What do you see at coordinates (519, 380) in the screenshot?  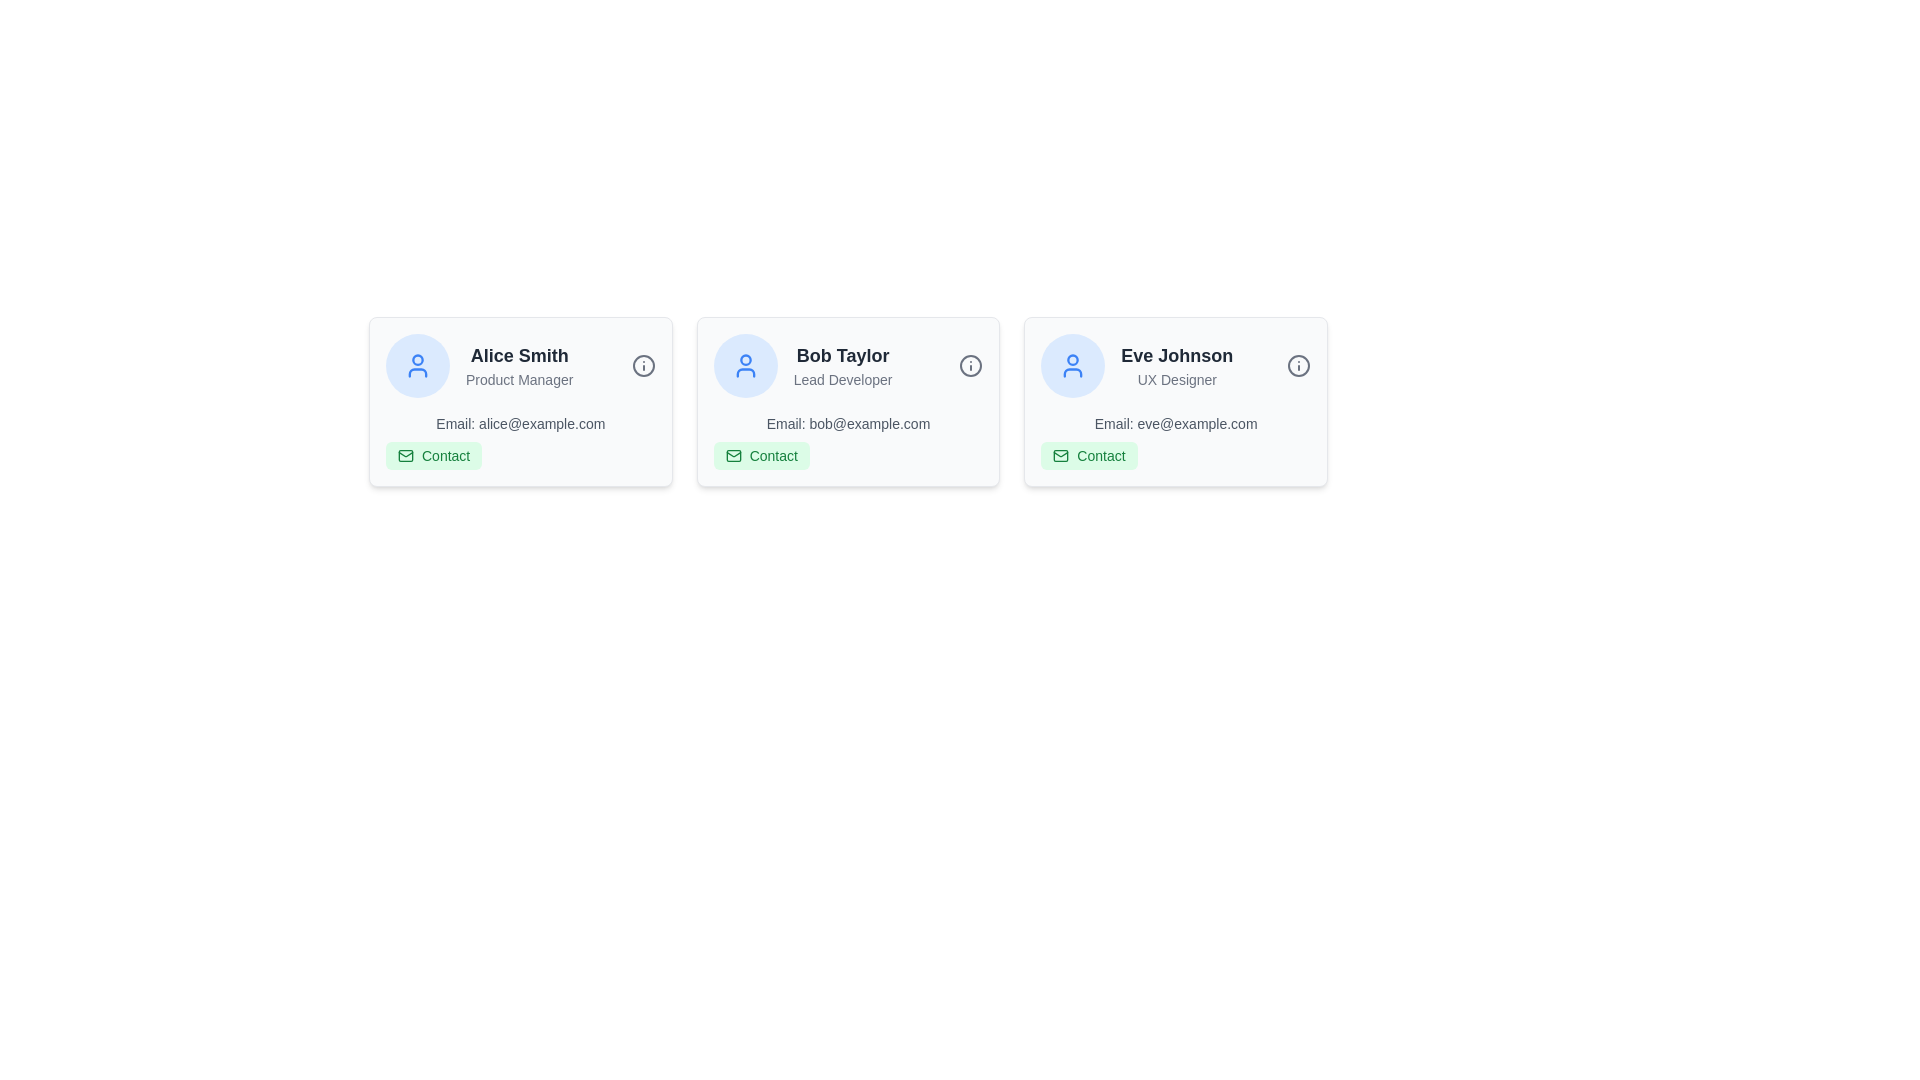 I see `the text label displaying 'Product Manager', which is located below the larger text 'Alice Smith' in the leftmost profile card` at bounding box center [519, 380].